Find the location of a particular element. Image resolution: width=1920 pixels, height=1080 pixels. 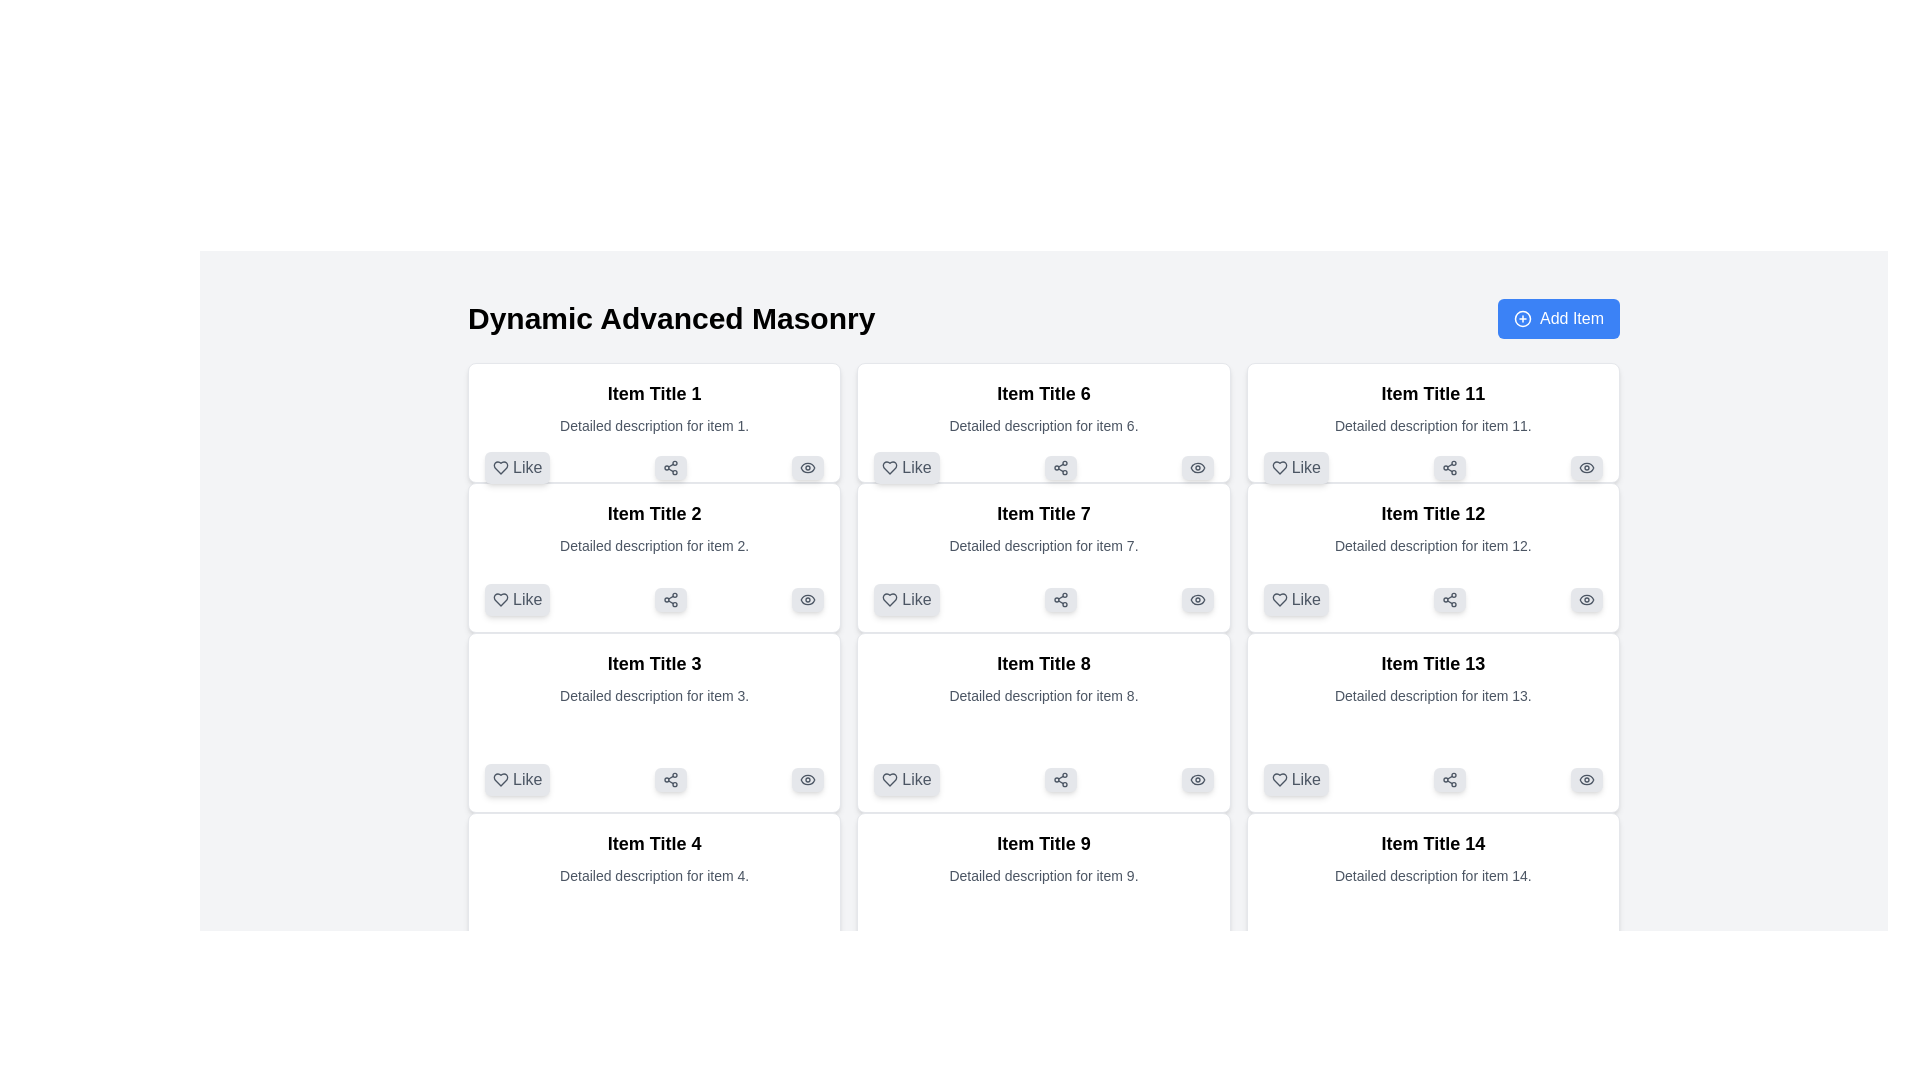

the textual component containing the title 'Item Title 11' and the description 'Detailed description for item 11' is located at coordinates (1432, 407).